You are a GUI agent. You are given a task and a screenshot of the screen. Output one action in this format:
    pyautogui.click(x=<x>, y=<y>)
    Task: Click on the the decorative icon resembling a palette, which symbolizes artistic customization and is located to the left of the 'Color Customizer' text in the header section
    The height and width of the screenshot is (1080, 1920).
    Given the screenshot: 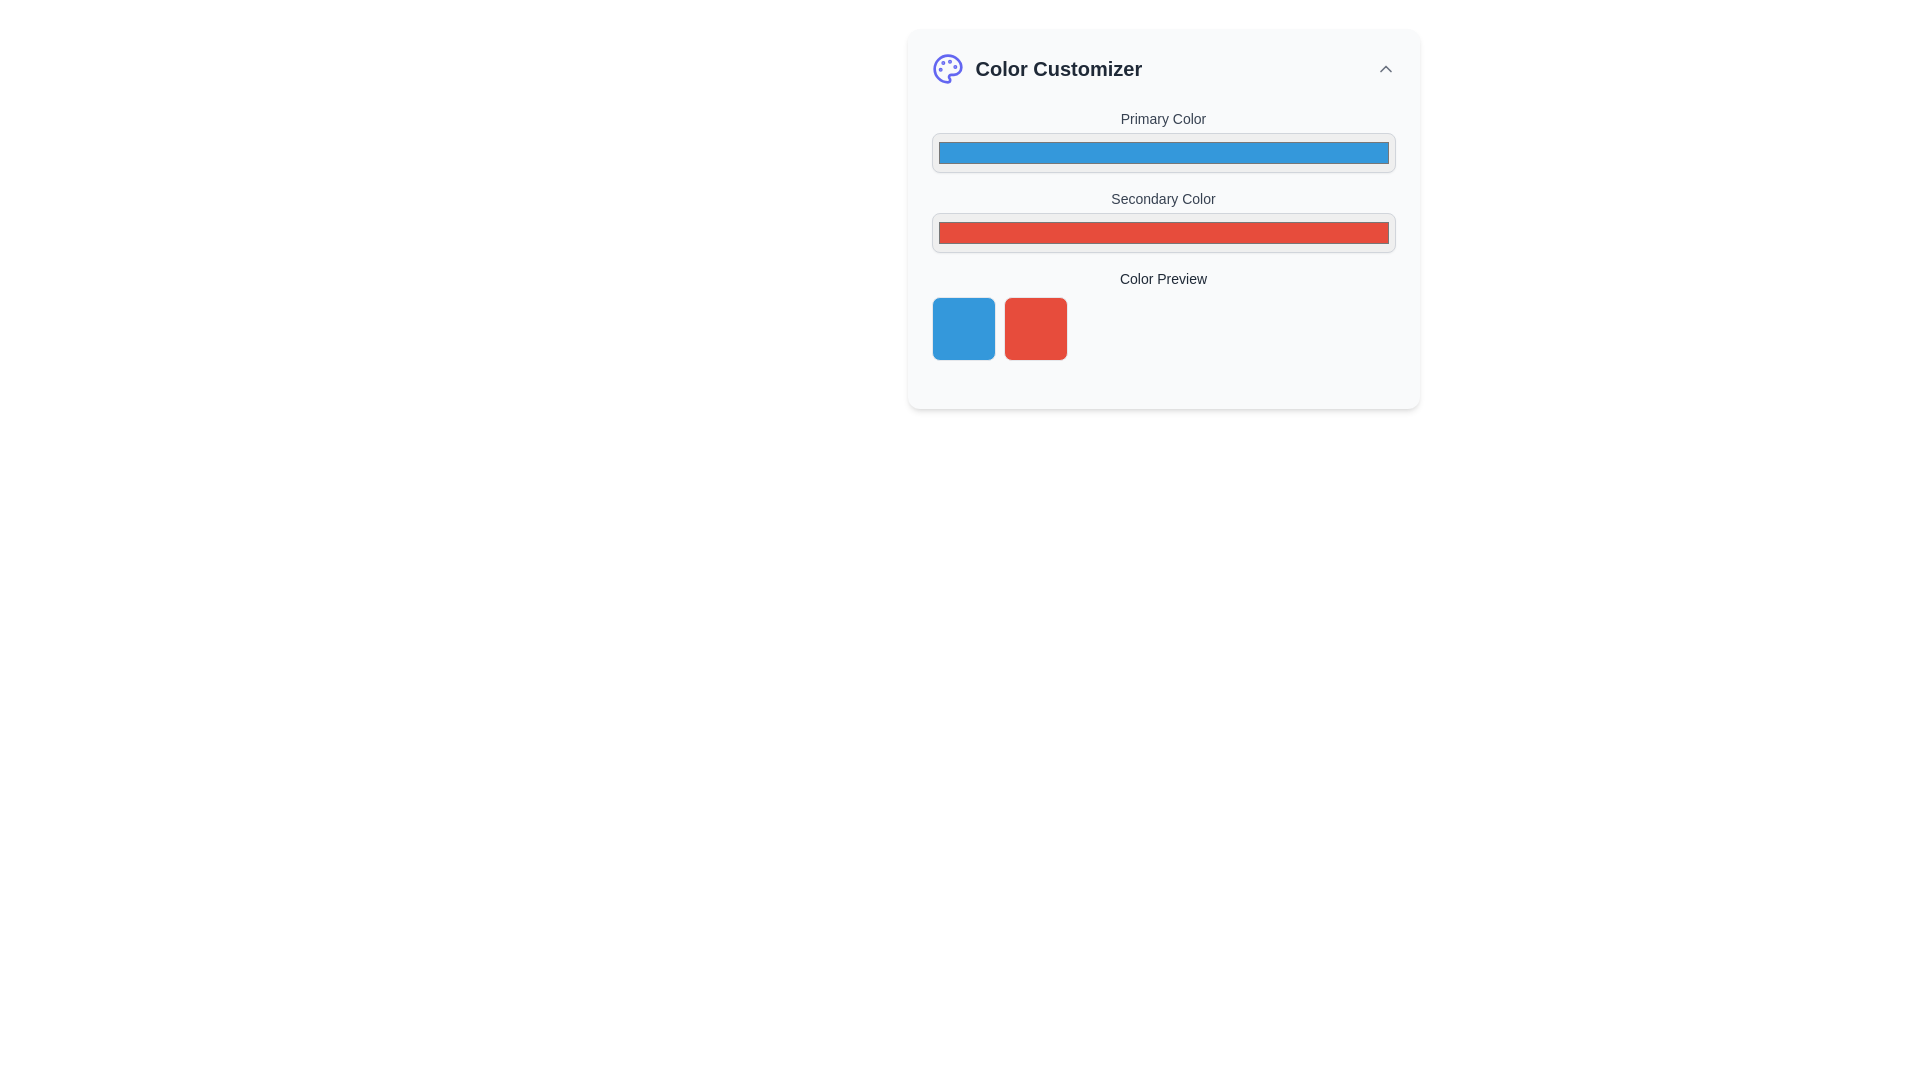 What is the action you would take?
    pyautogui.click(x=946, y=68)
    